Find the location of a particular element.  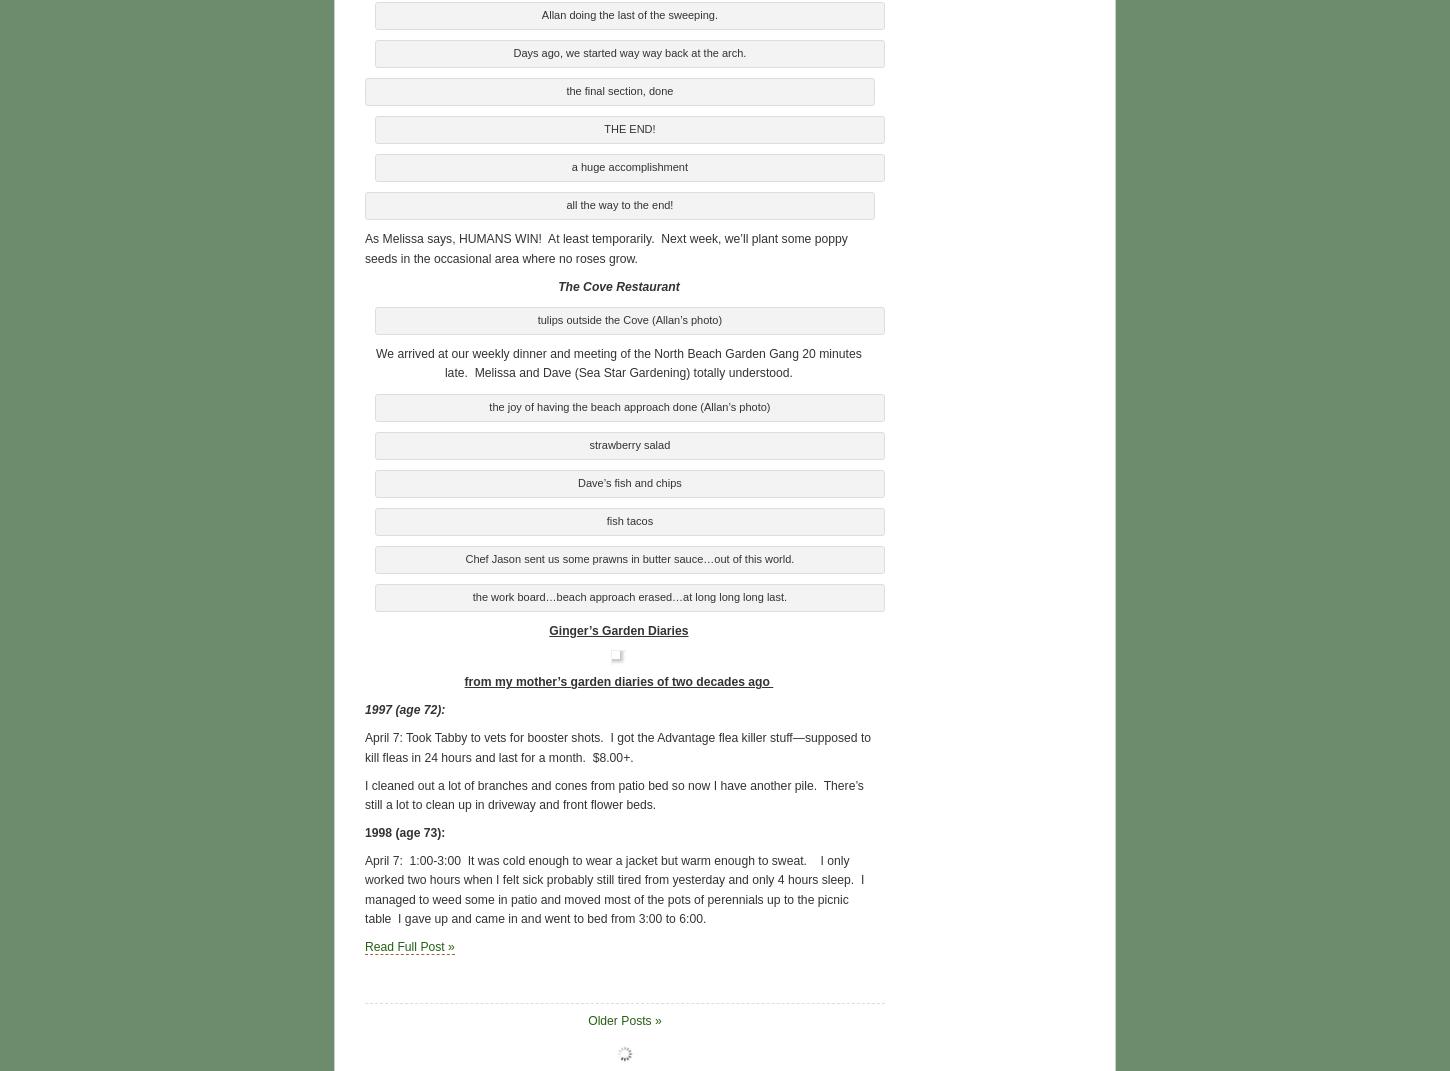

'THE END!' is located at coordinates (628, 127).